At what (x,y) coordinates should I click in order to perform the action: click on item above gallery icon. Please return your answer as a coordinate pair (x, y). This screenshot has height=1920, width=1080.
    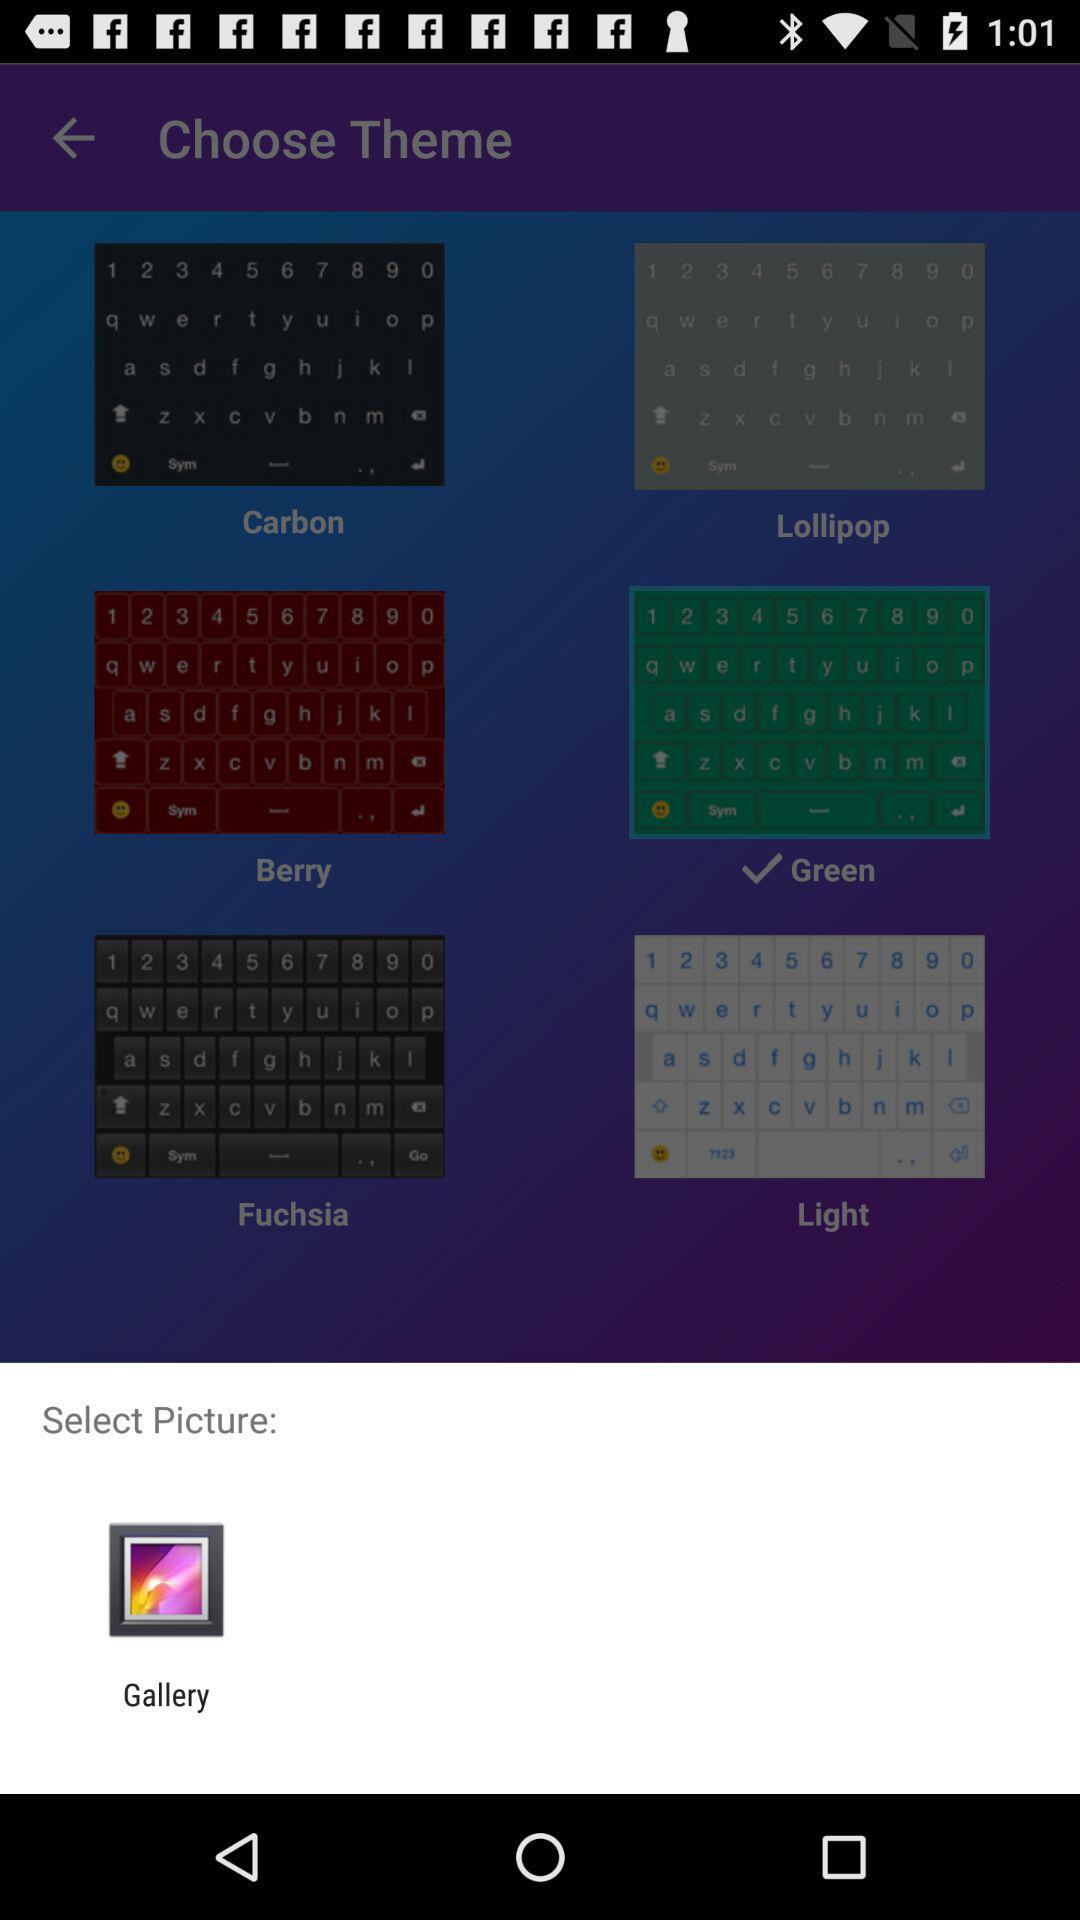
    Looking at the image, I should click on (165, 1579).